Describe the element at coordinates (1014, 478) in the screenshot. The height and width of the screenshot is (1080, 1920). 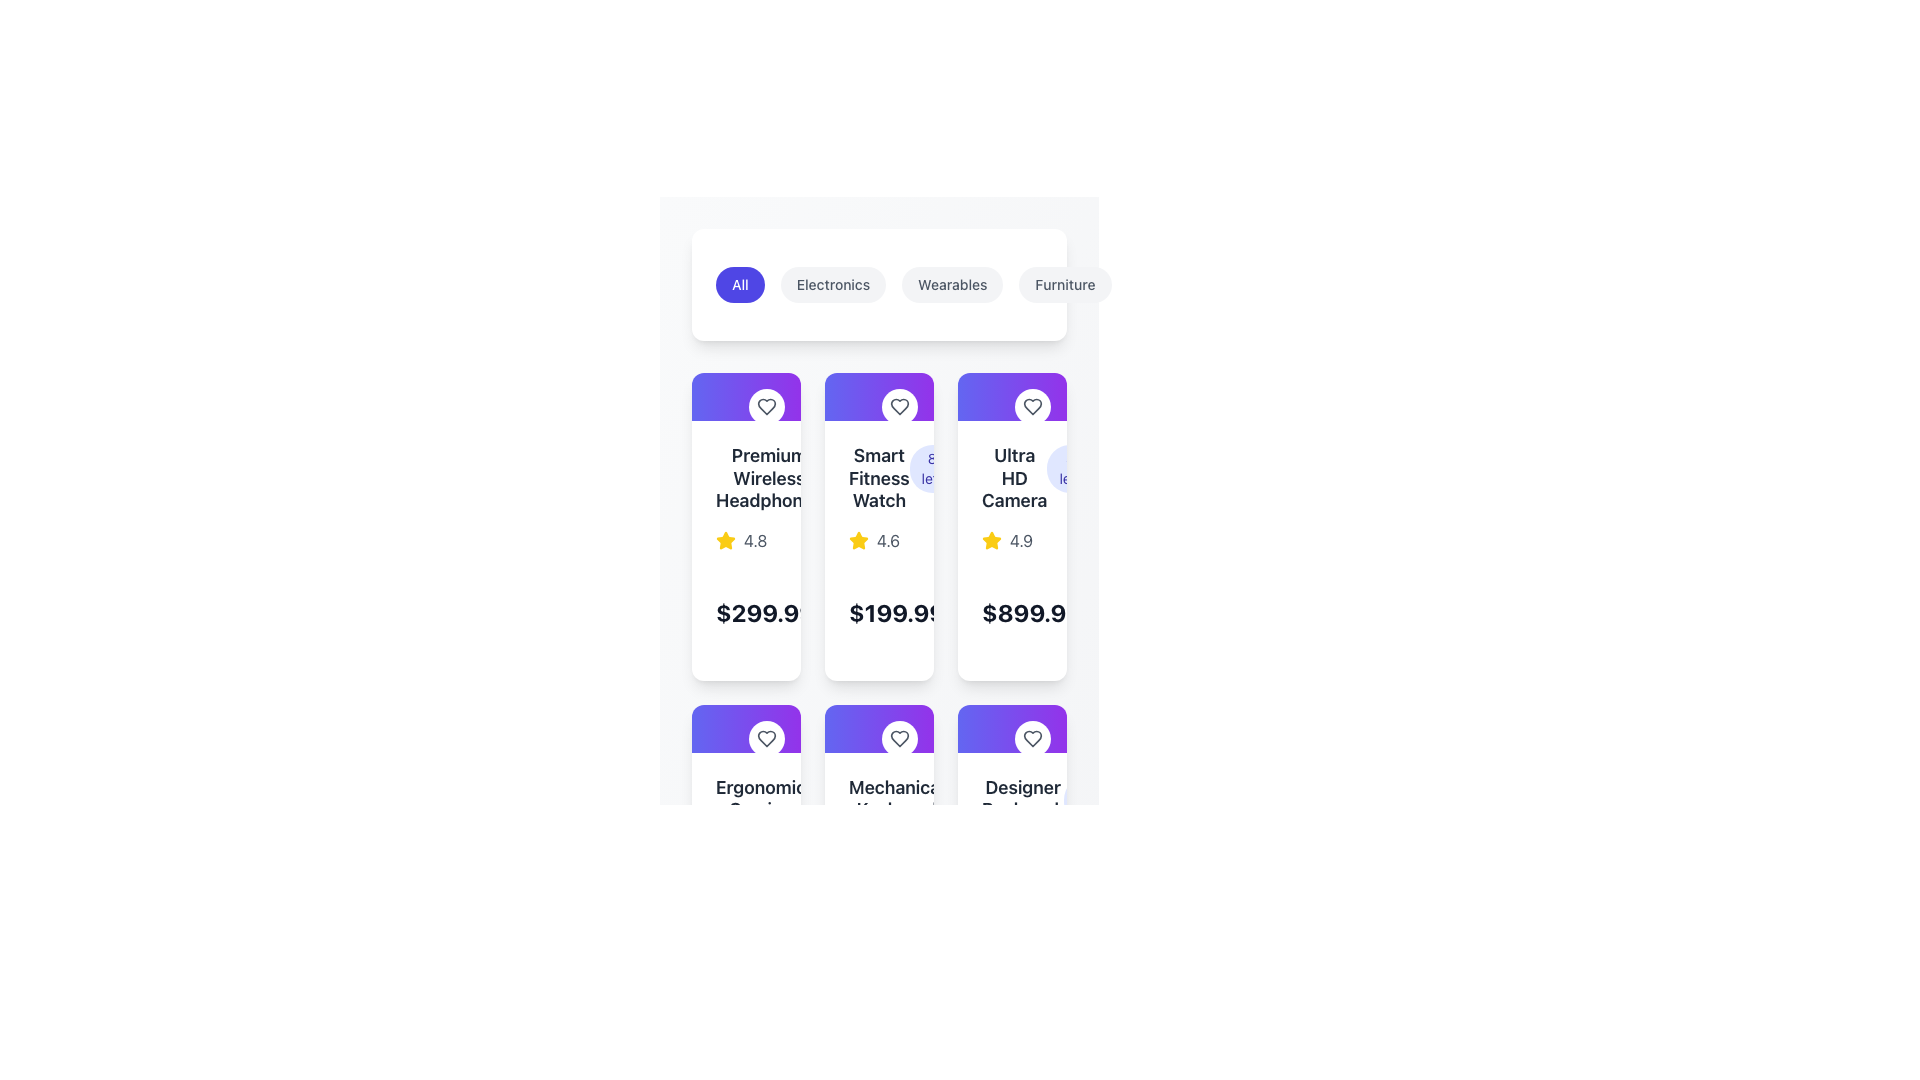
I see `the three-line text label that reads 'Ultra', 'HD', and 'Camera', which is styled in bold and dark color, to trigger a tooltip` at that location.